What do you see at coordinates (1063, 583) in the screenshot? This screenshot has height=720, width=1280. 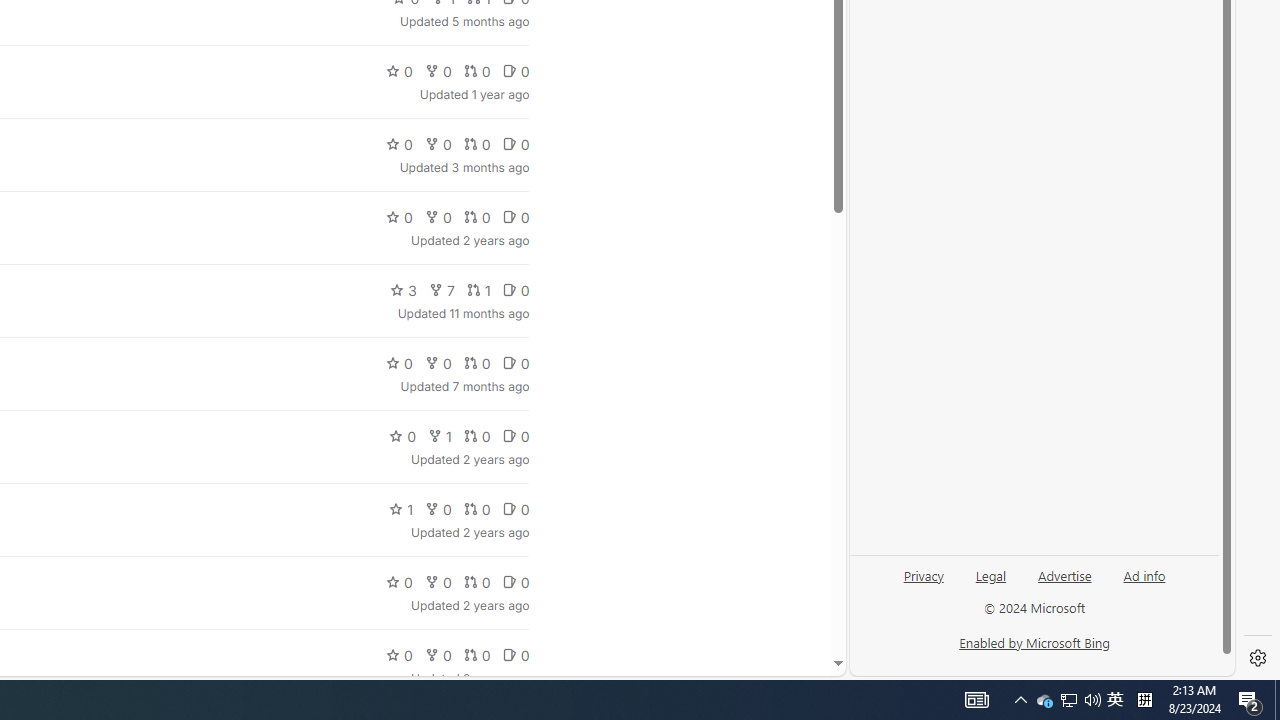 I see `'Advertise'` at bounding box center [1063, 583].